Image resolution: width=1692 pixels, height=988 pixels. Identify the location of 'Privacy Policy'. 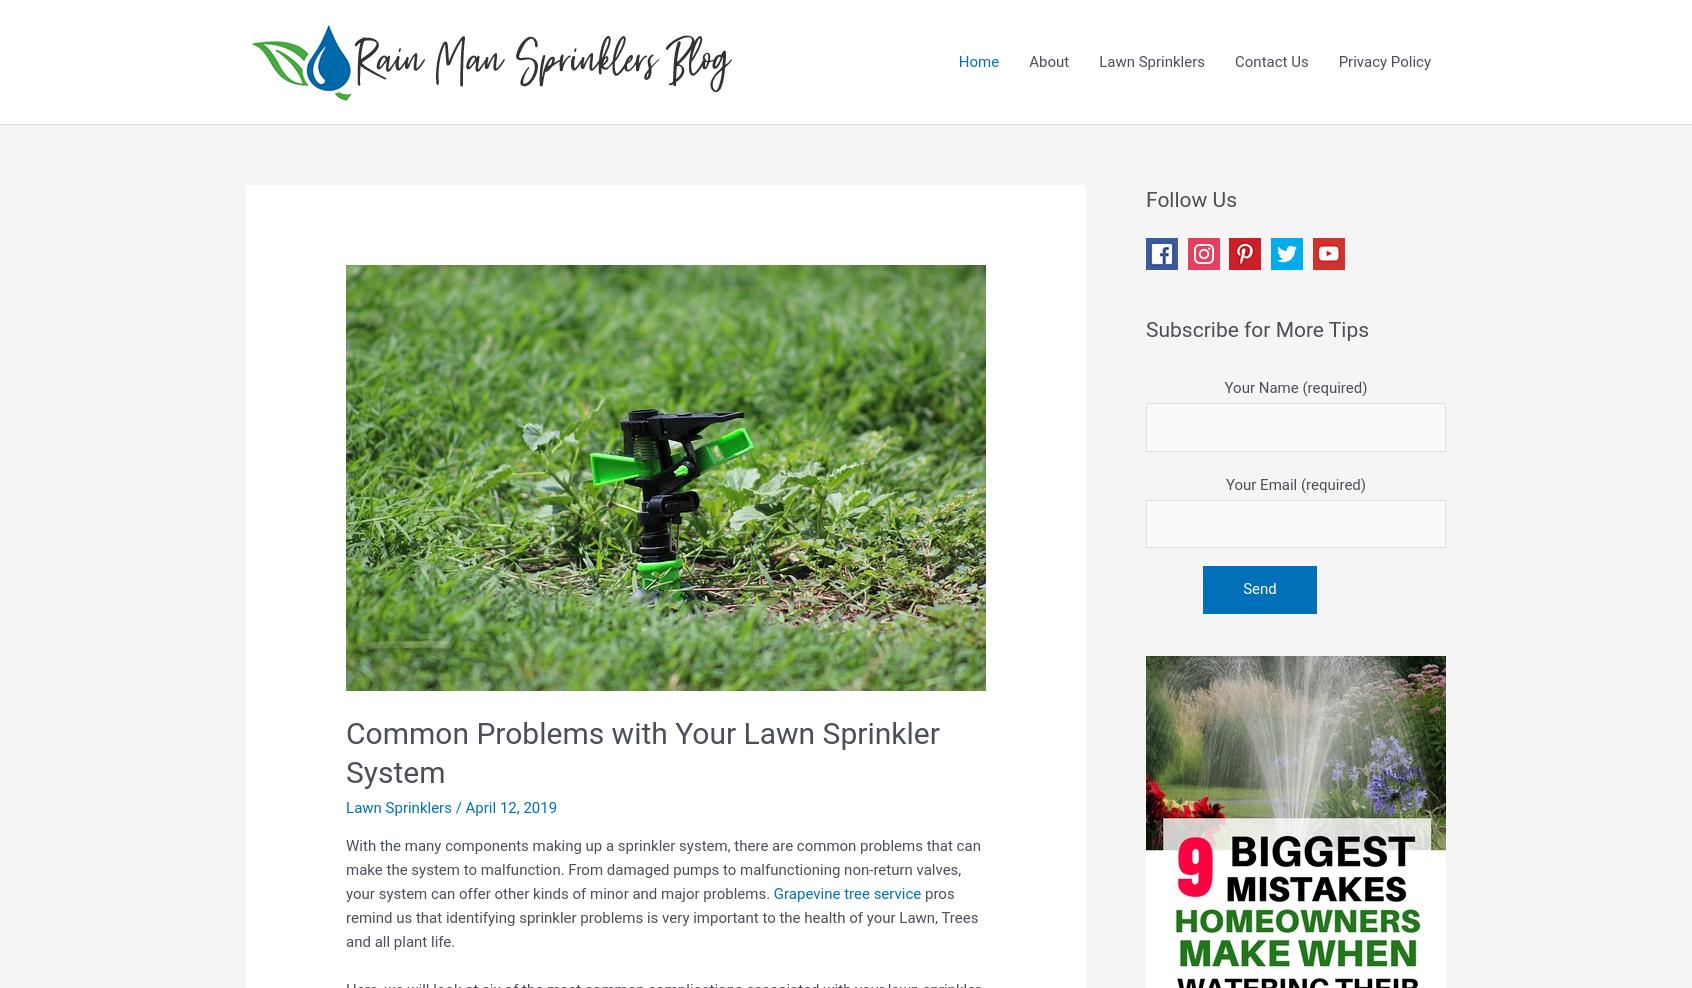
(1384, 61).